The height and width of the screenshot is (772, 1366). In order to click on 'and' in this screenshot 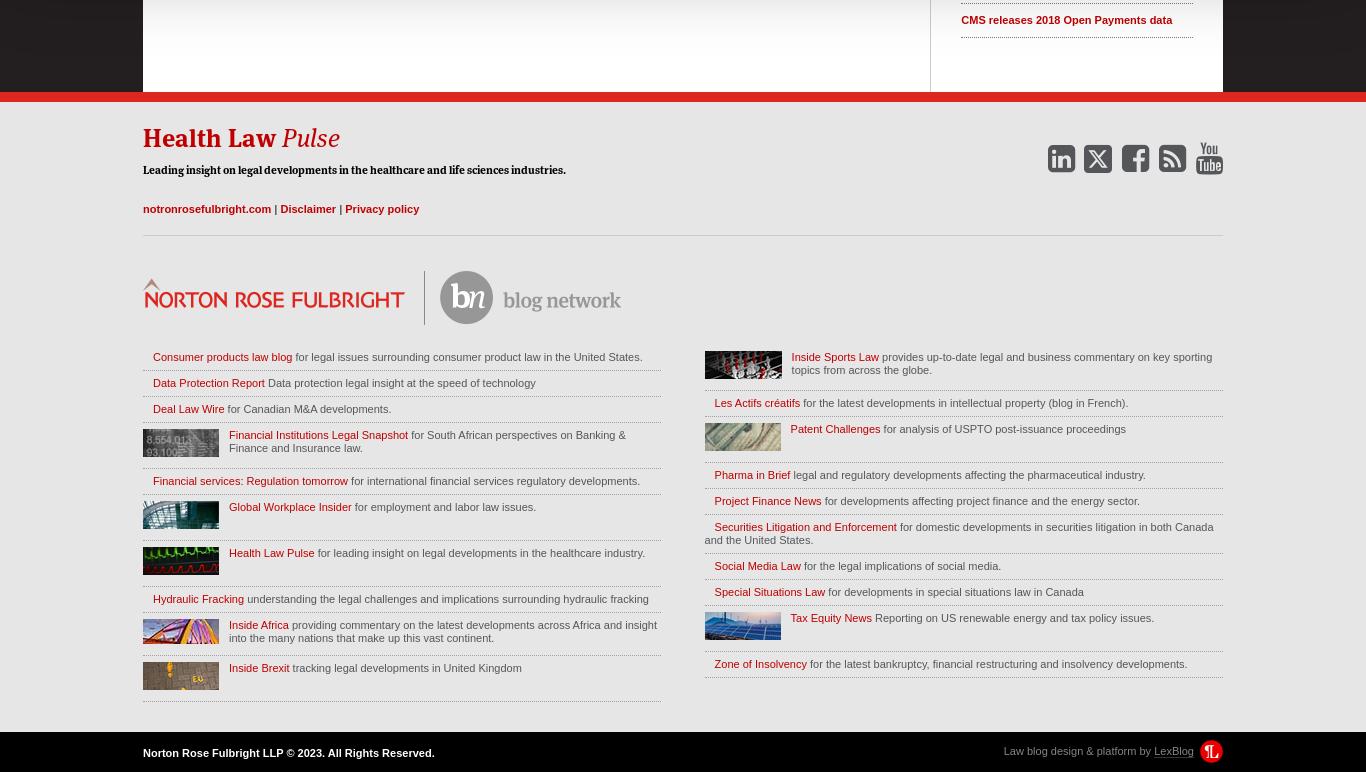, I will do `click(435, 167)`.